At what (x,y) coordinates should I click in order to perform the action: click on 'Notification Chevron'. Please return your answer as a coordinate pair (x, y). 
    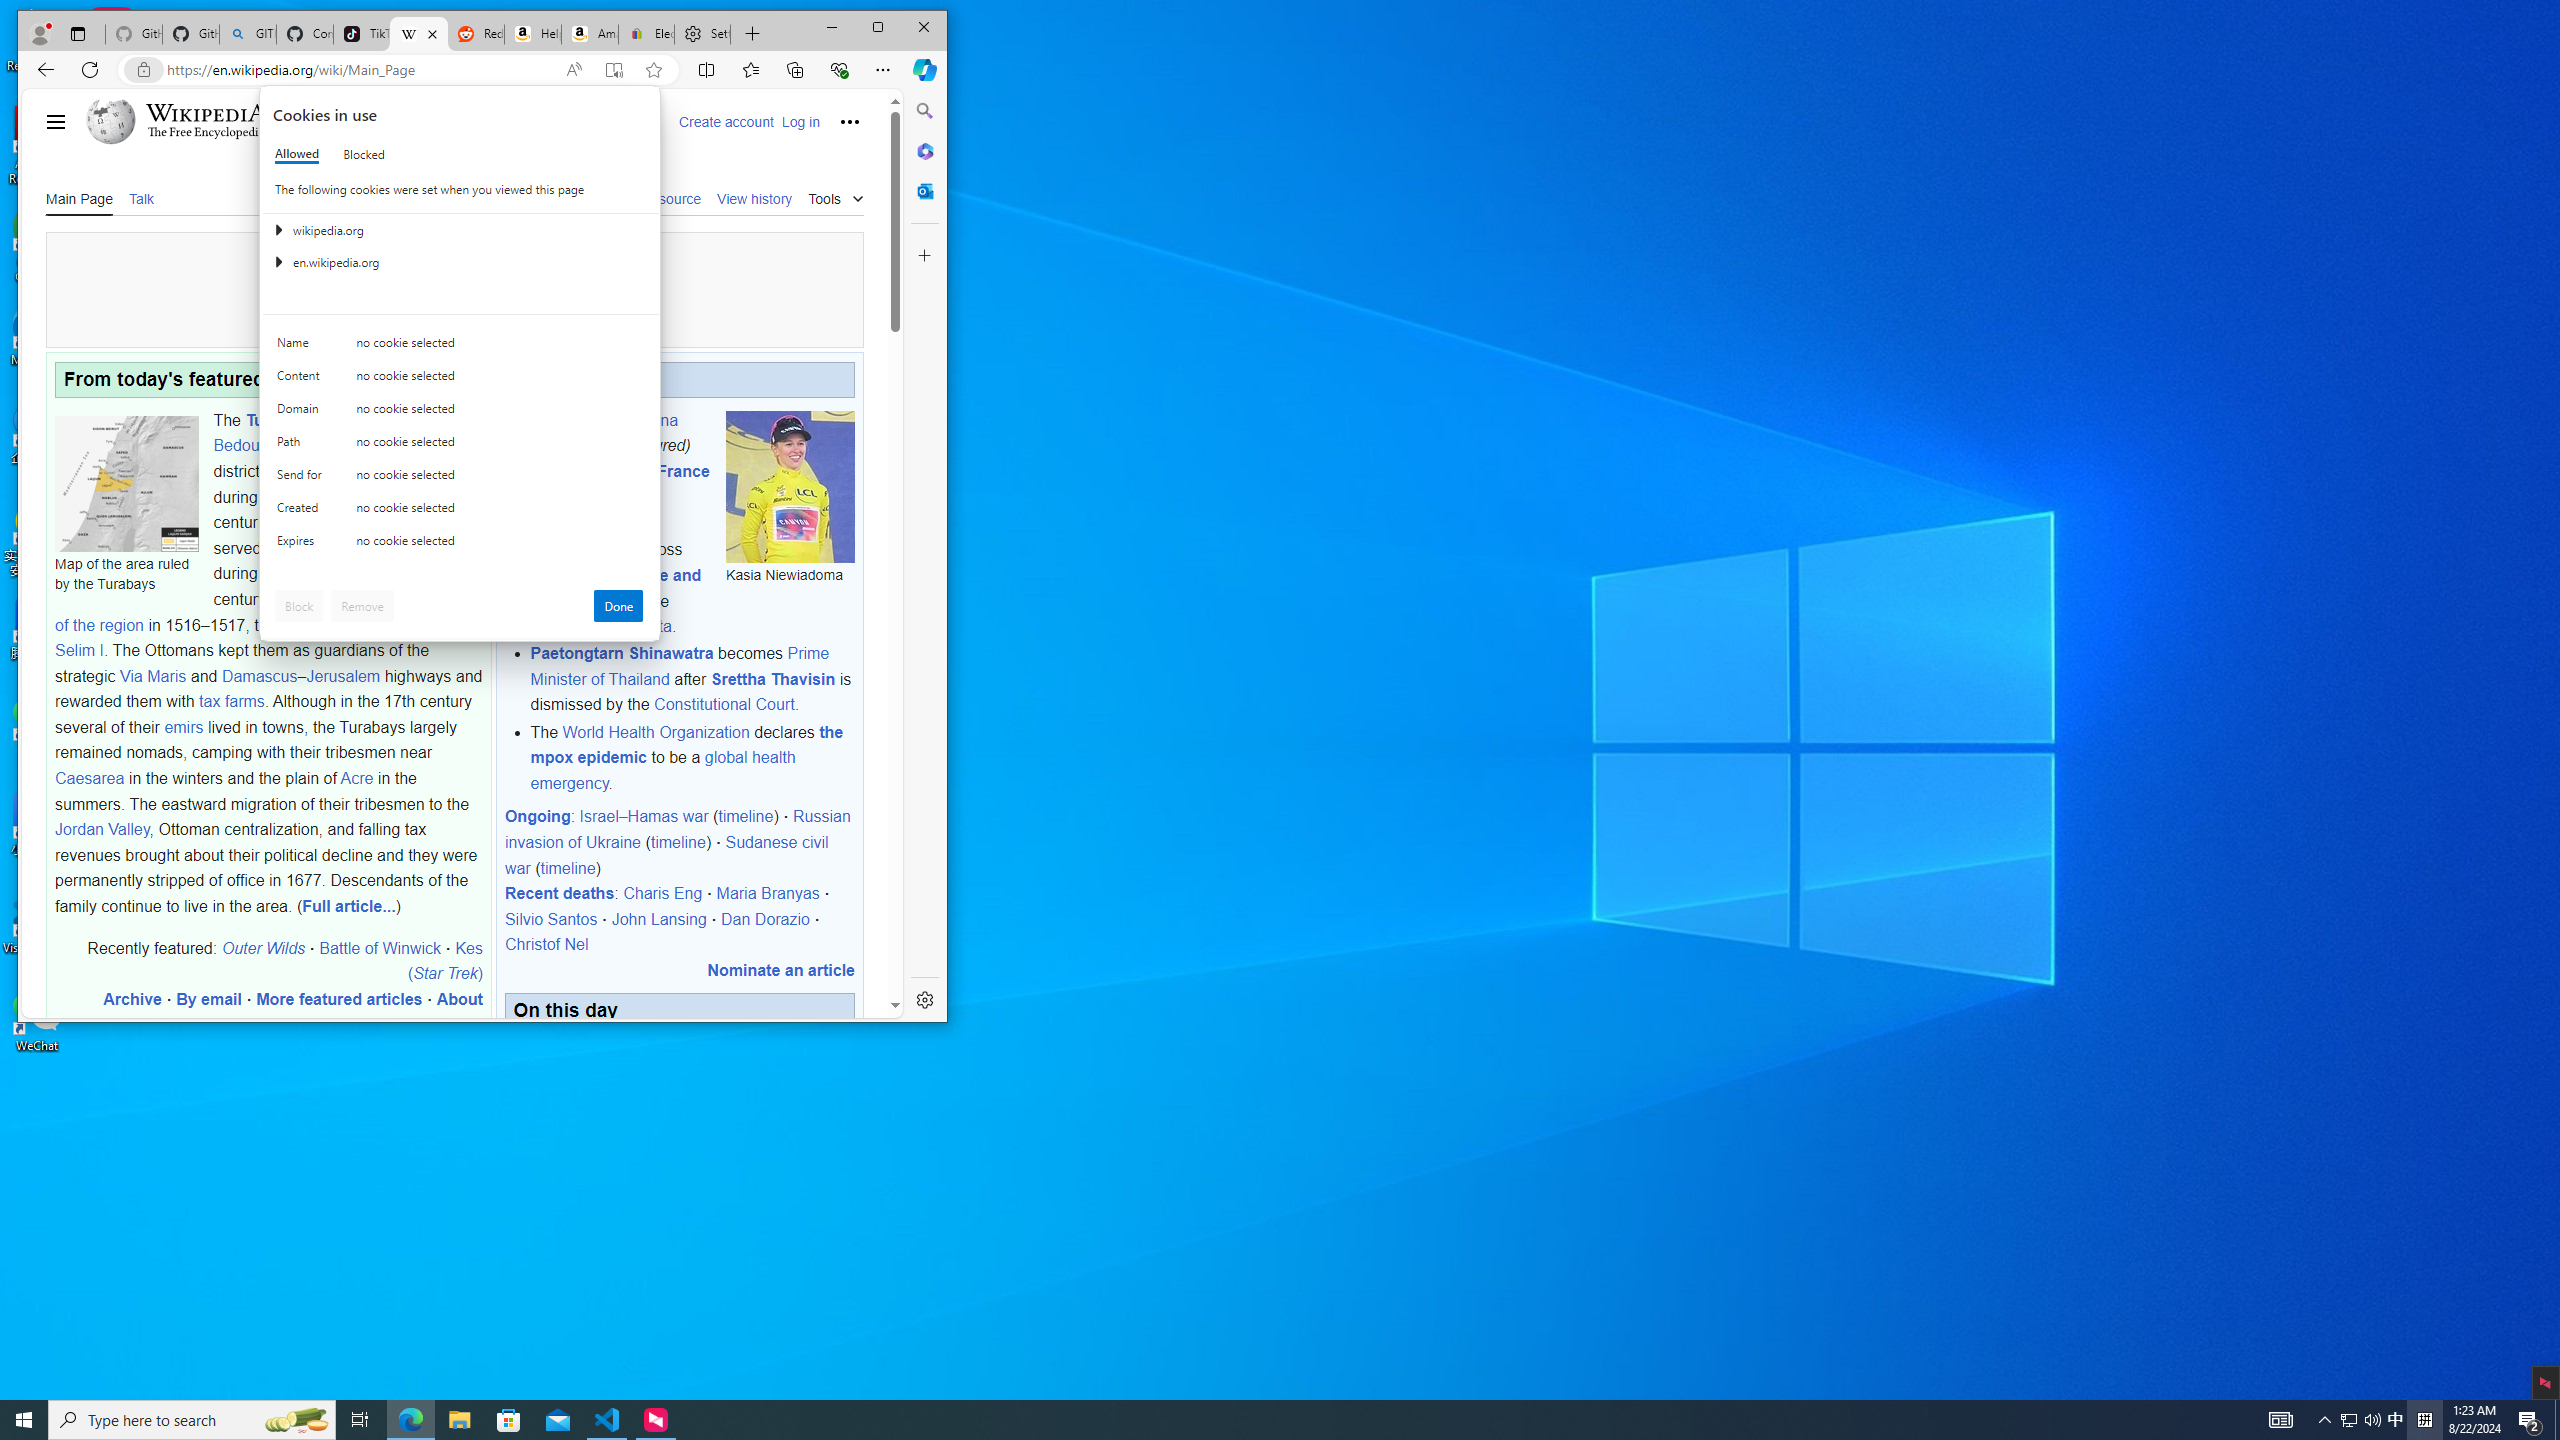
    Looking at the image, I should click on (2348, 1418).